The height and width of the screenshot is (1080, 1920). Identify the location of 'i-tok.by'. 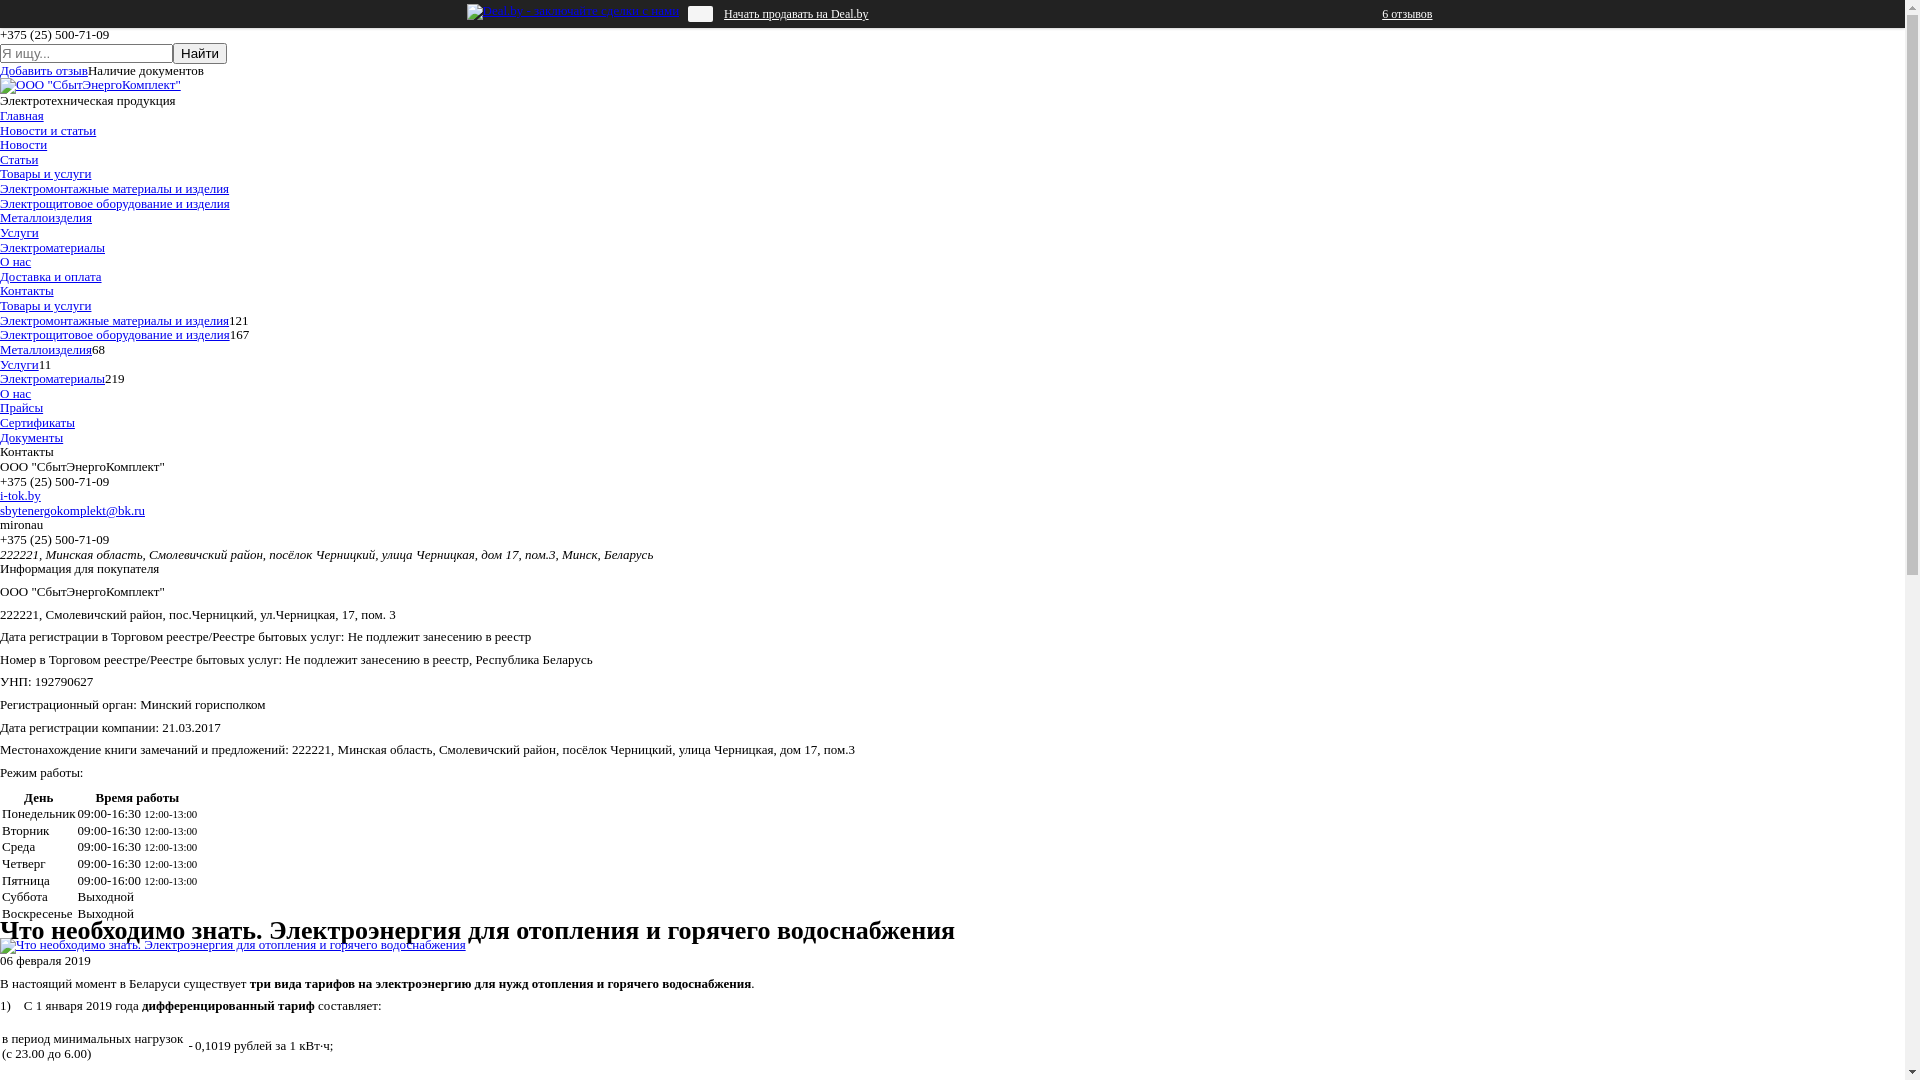
(0, 495).